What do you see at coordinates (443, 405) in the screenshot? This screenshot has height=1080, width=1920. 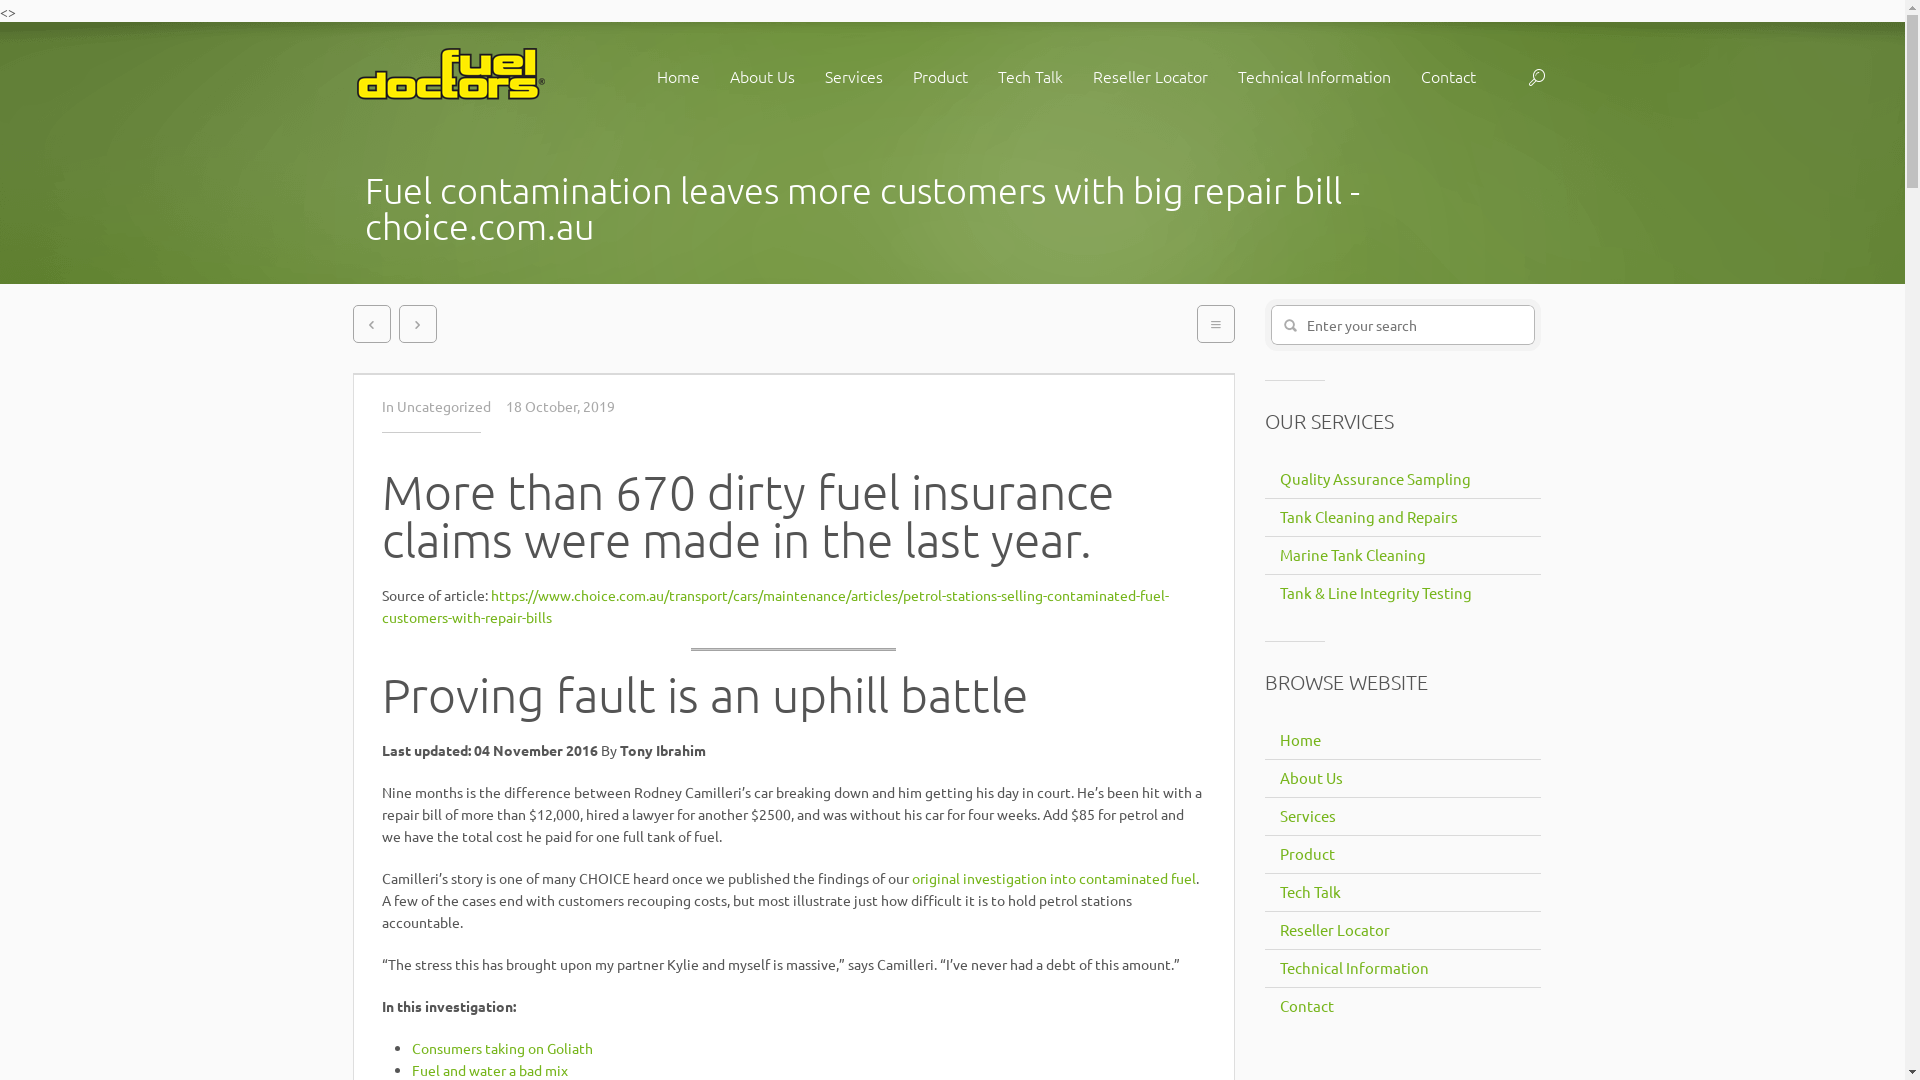 I see `'Uncategorized'` at bounding box center [443, 405].